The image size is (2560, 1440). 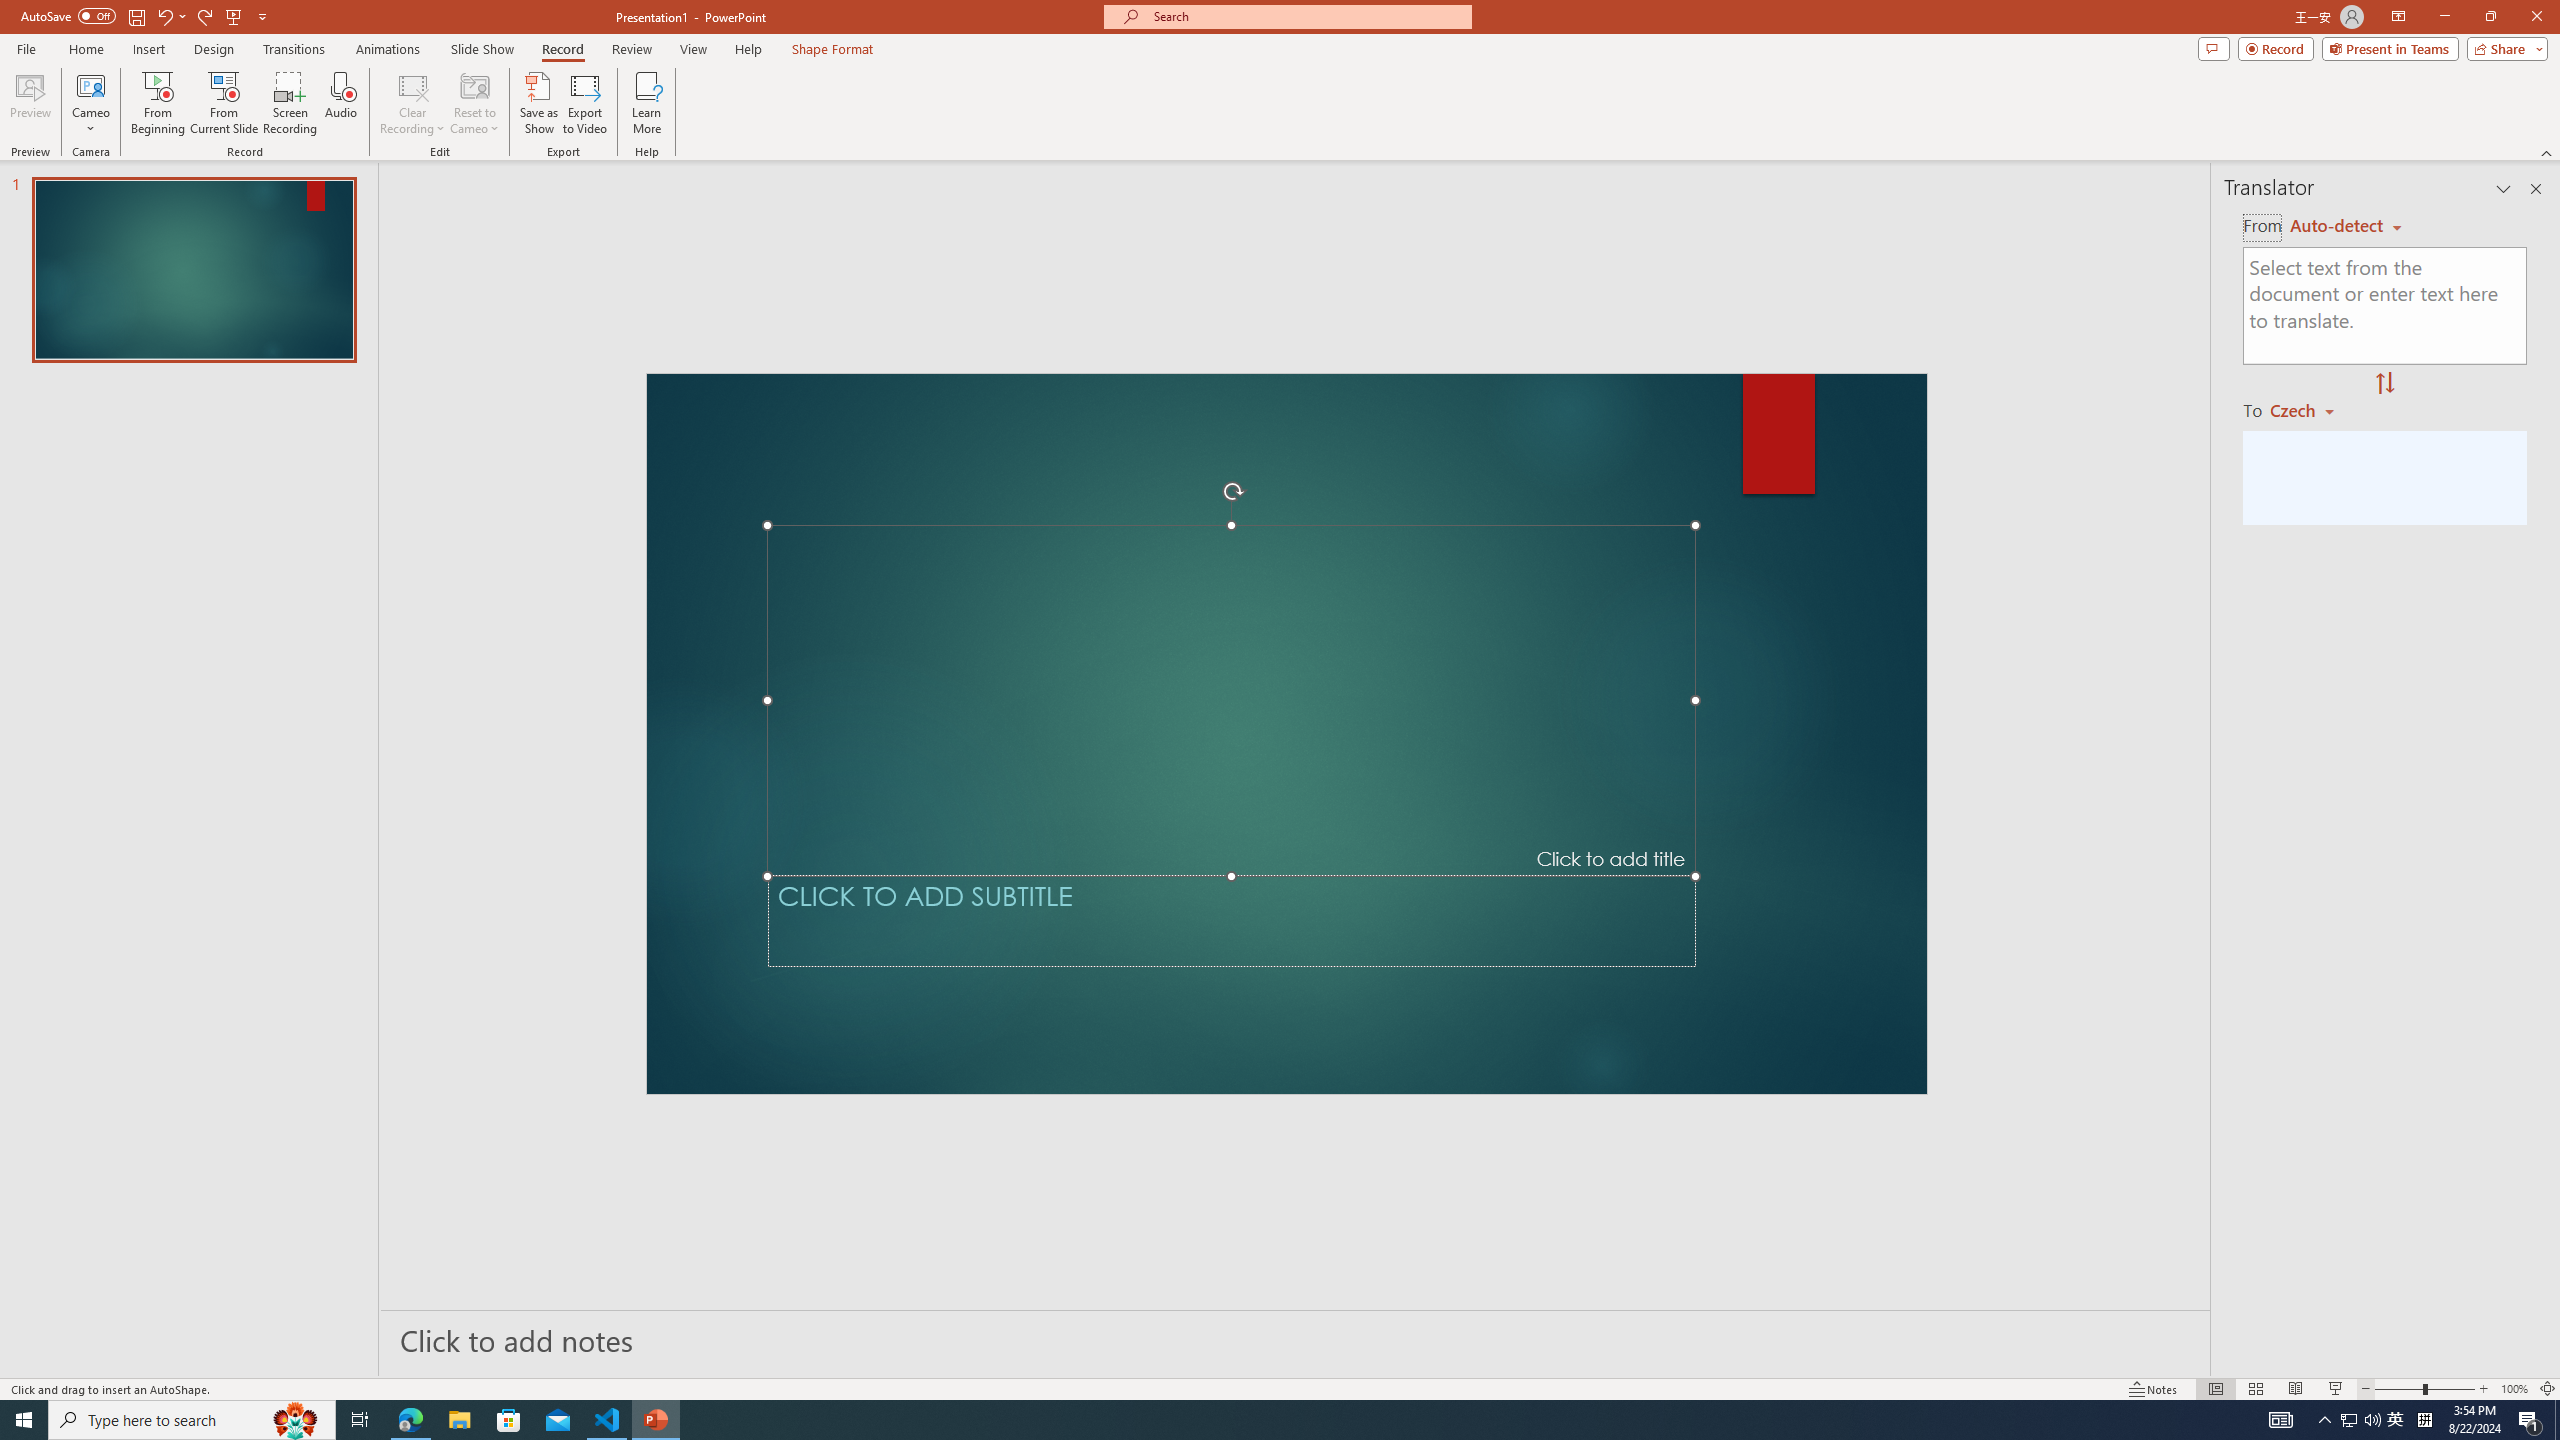 What do you see at coordinates (647, 103) in the screenshot?
I see `'Learn More'` at bounding box center [647, 103].